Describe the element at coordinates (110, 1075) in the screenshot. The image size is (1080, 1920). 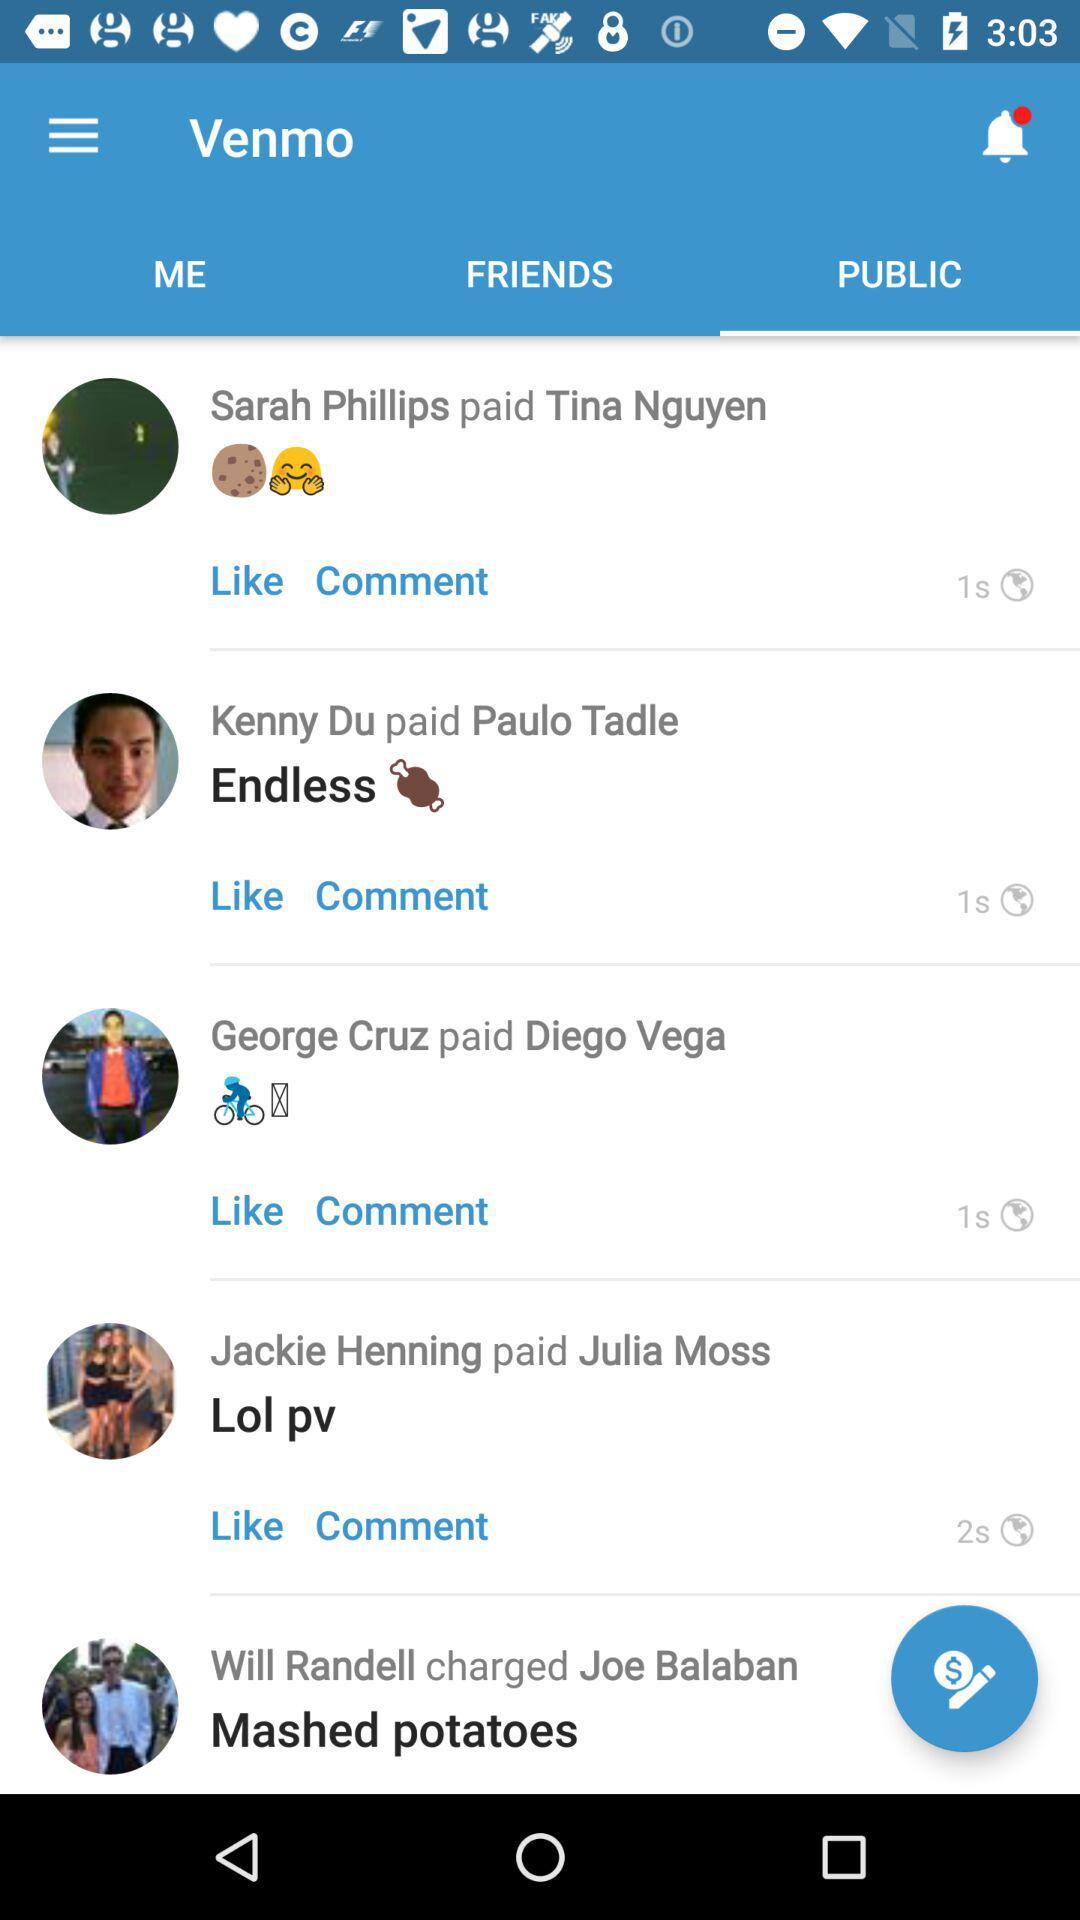
I see `user profile` at that location.